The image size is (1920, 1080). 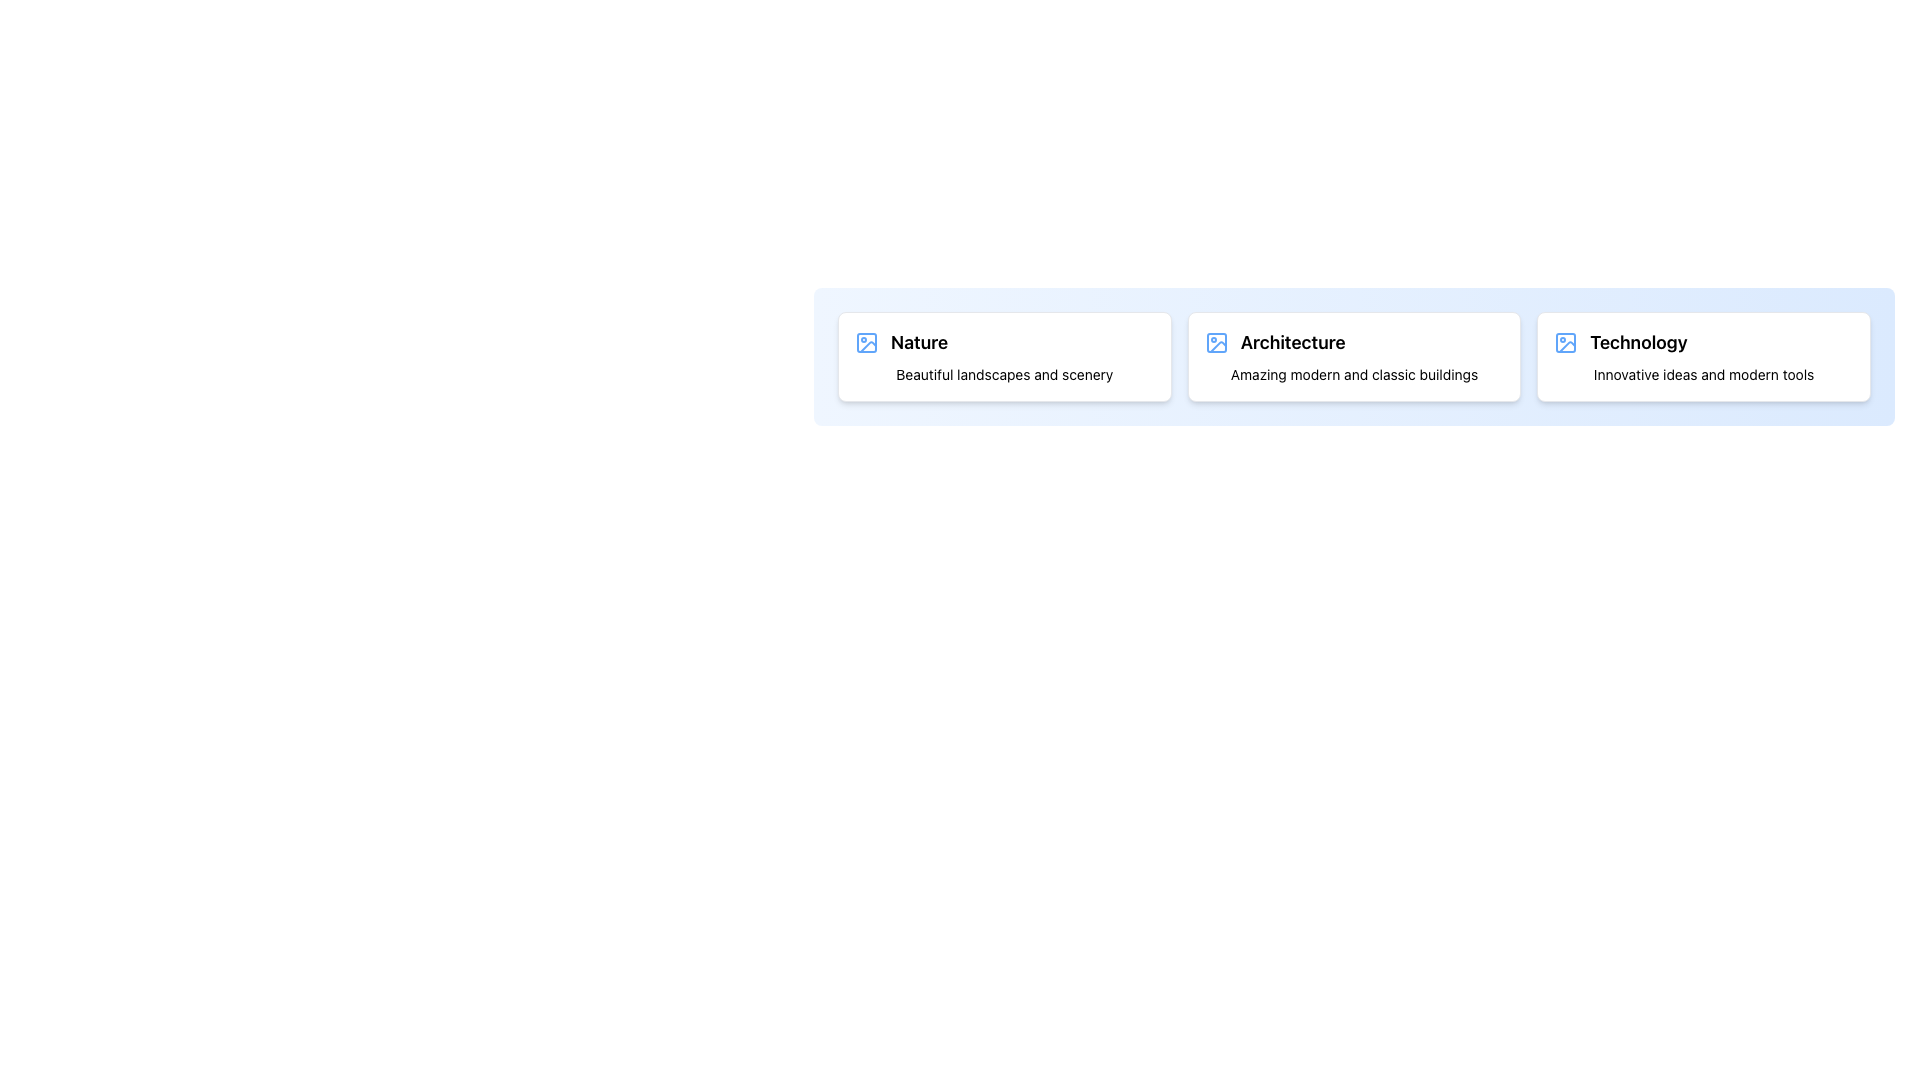 I want to click on the 'Technology' card, which is the third card in a grid layout, providing access to more details about the Technology topic, so click(x=1703, y=356).